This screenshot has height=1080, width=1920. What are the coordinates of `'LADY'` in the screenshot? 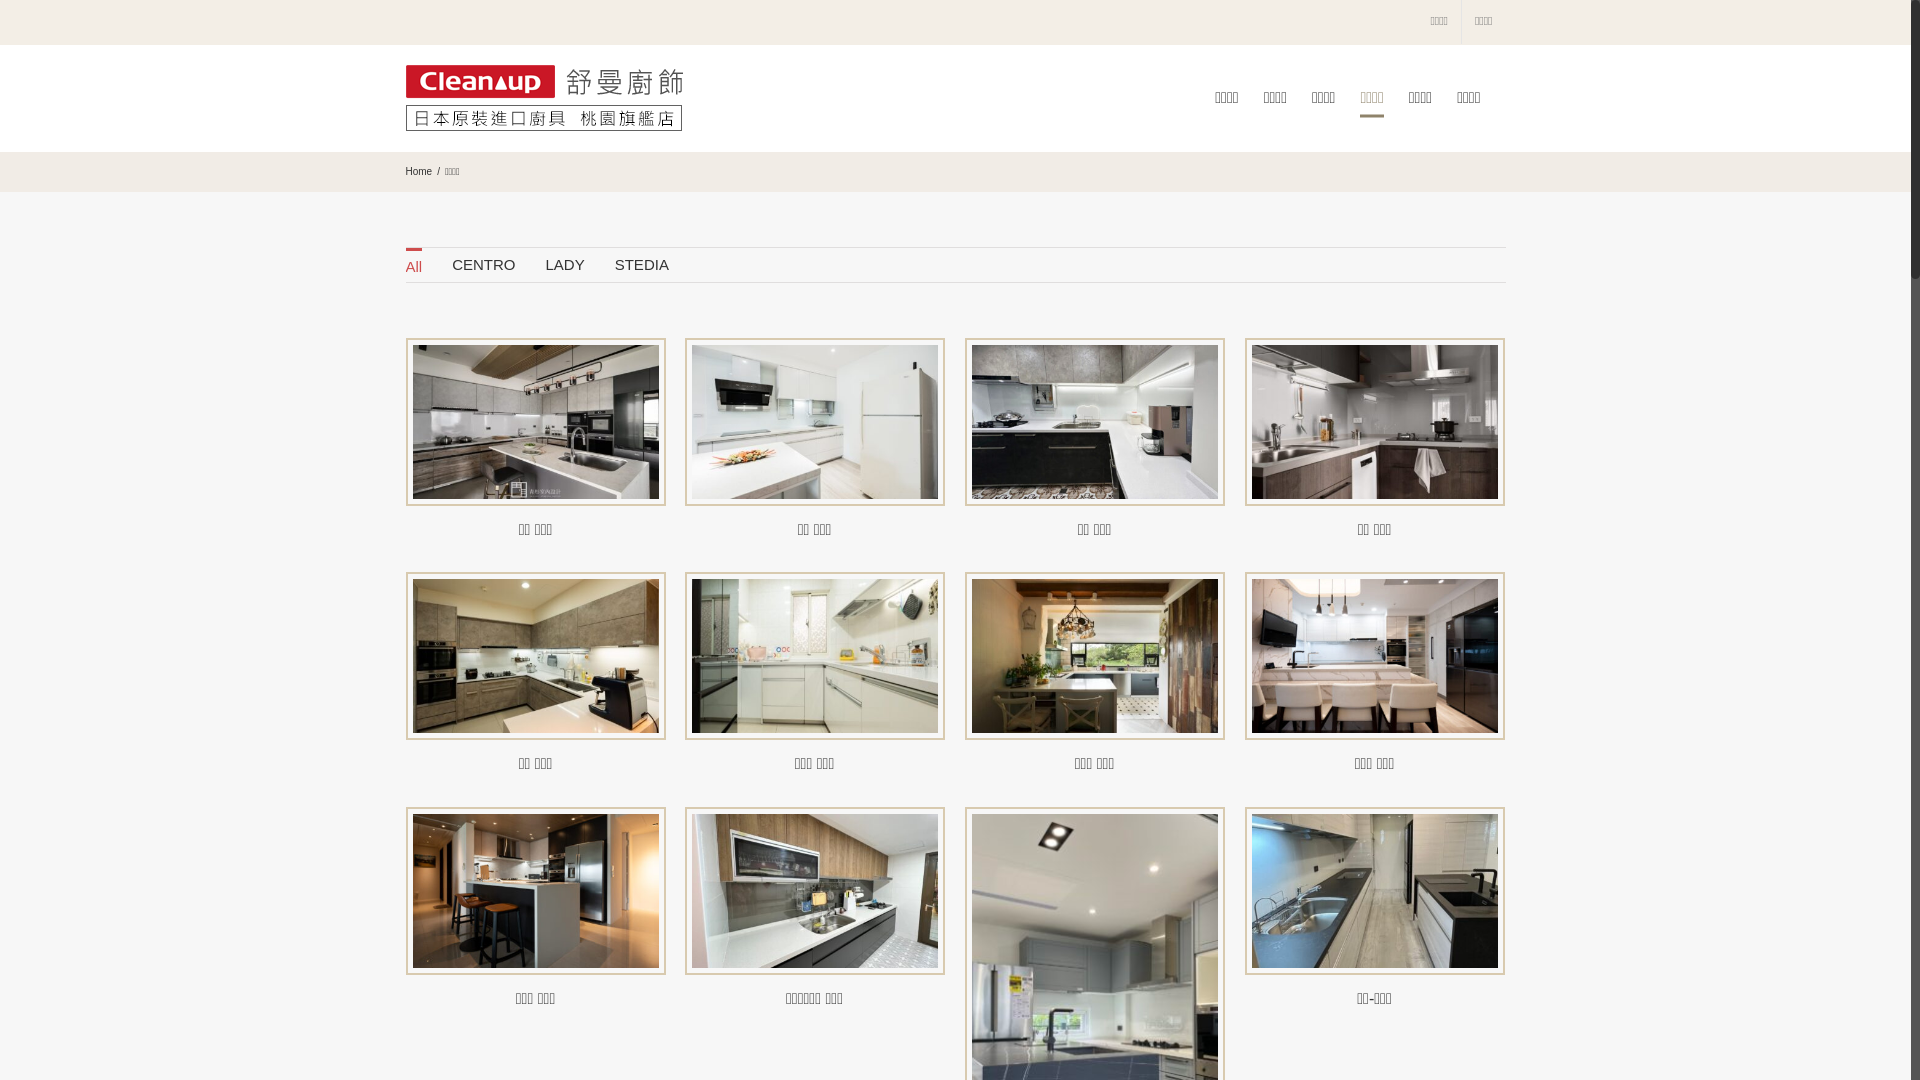 It's located at (564, 264).